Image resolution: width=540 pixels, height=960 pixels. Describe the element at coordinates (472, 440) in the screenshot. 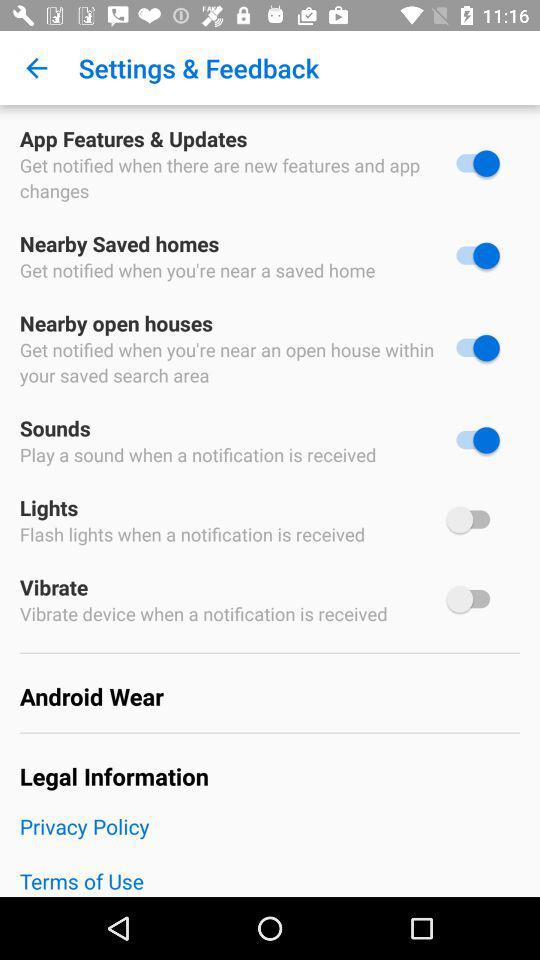

I see `sound` at that location.